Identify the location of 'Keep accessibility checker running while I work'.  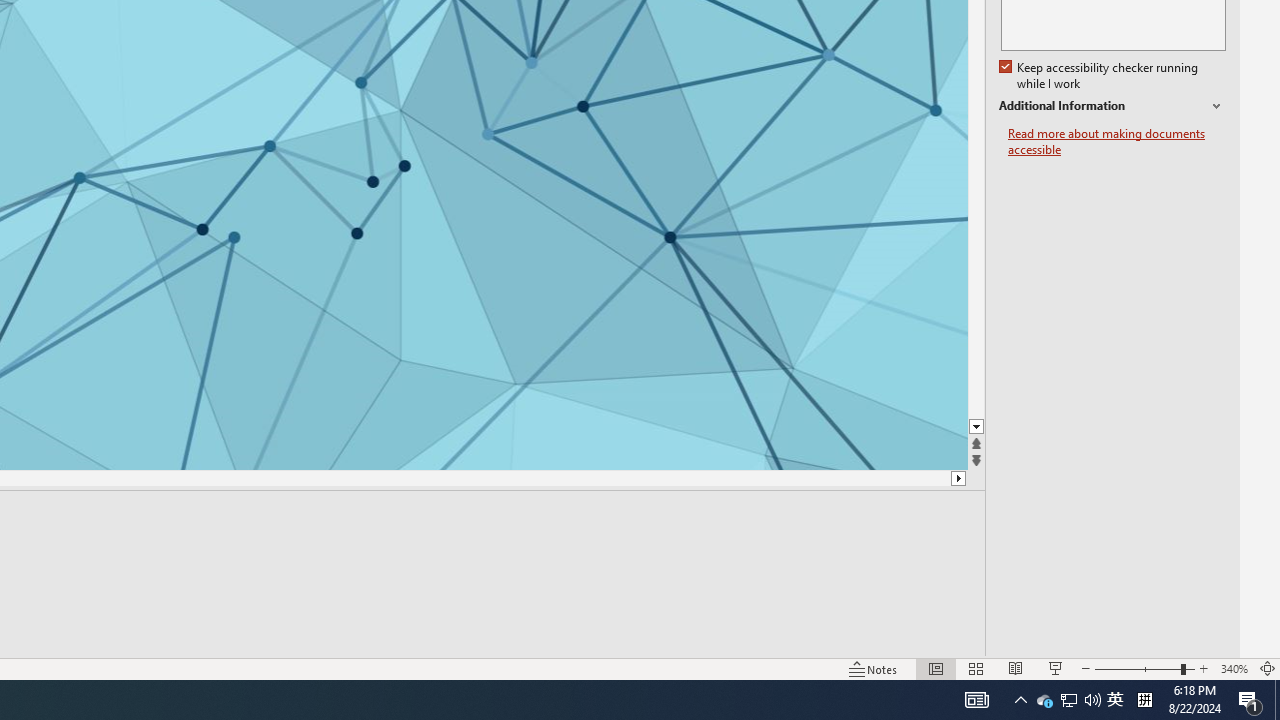
(1099, 75).